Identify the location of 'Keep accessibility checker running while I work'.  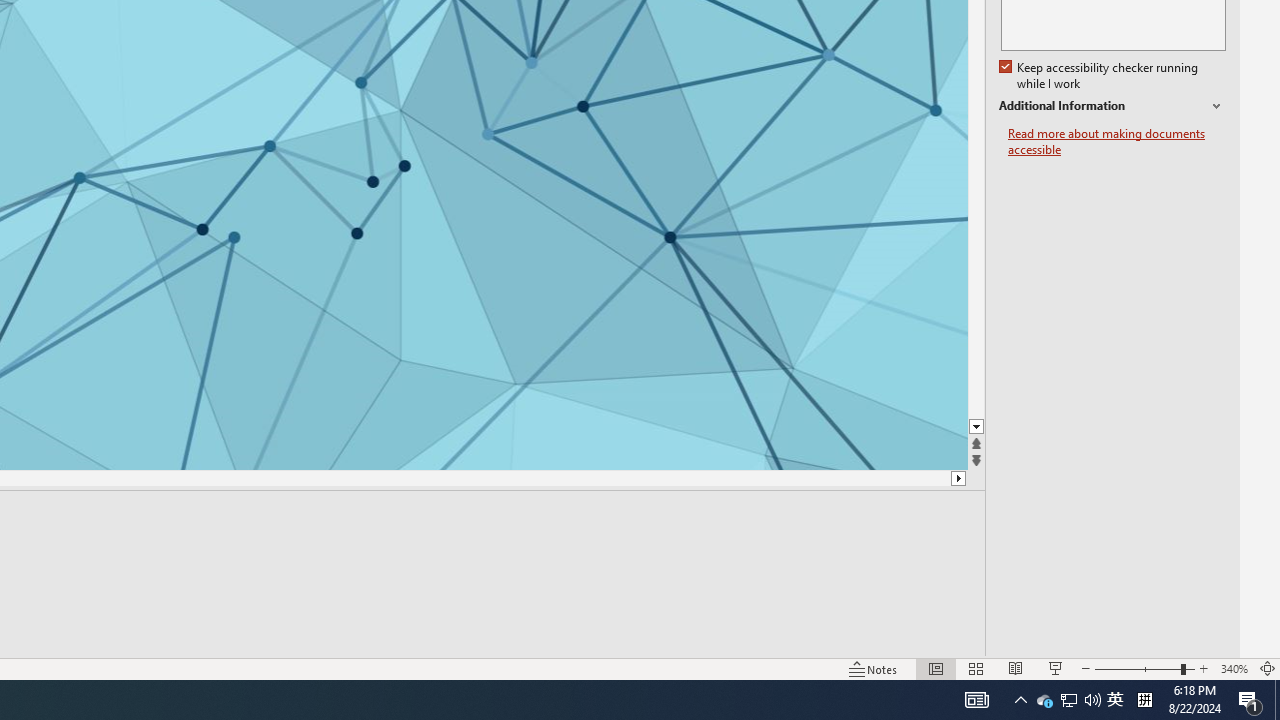
(1099, 75).